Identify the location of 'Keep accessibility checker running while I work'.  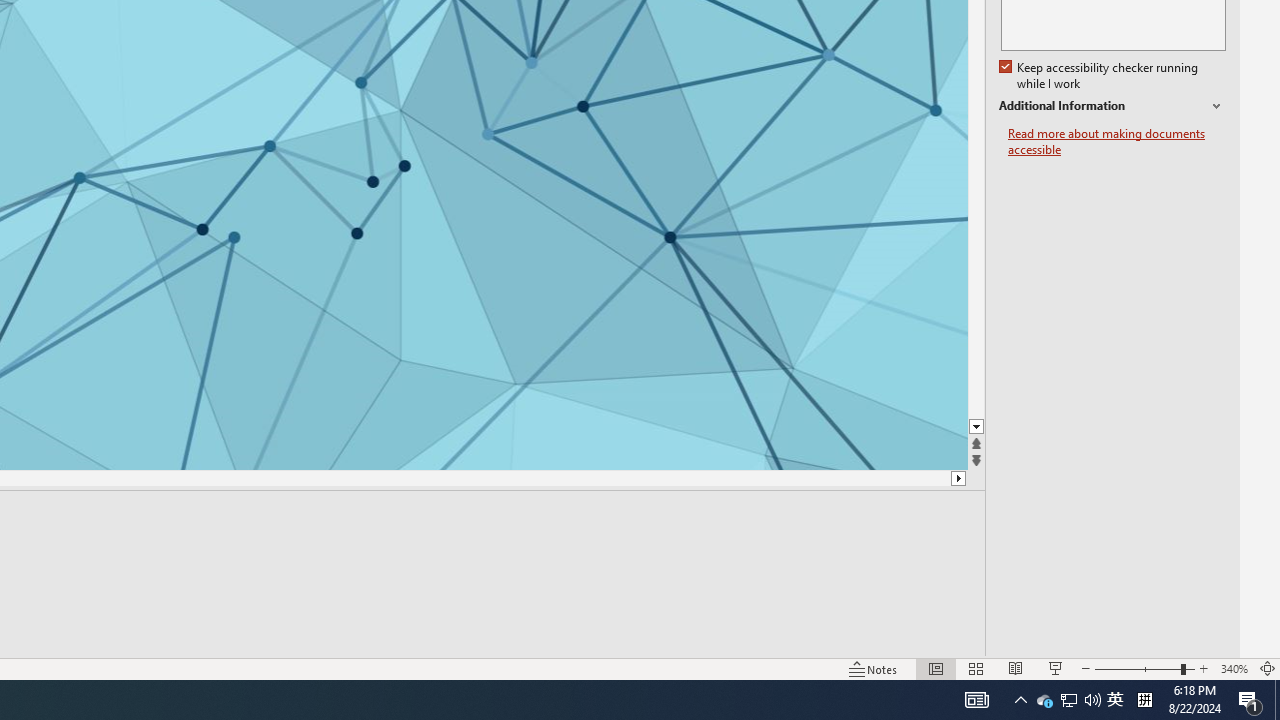
(1099, 75).